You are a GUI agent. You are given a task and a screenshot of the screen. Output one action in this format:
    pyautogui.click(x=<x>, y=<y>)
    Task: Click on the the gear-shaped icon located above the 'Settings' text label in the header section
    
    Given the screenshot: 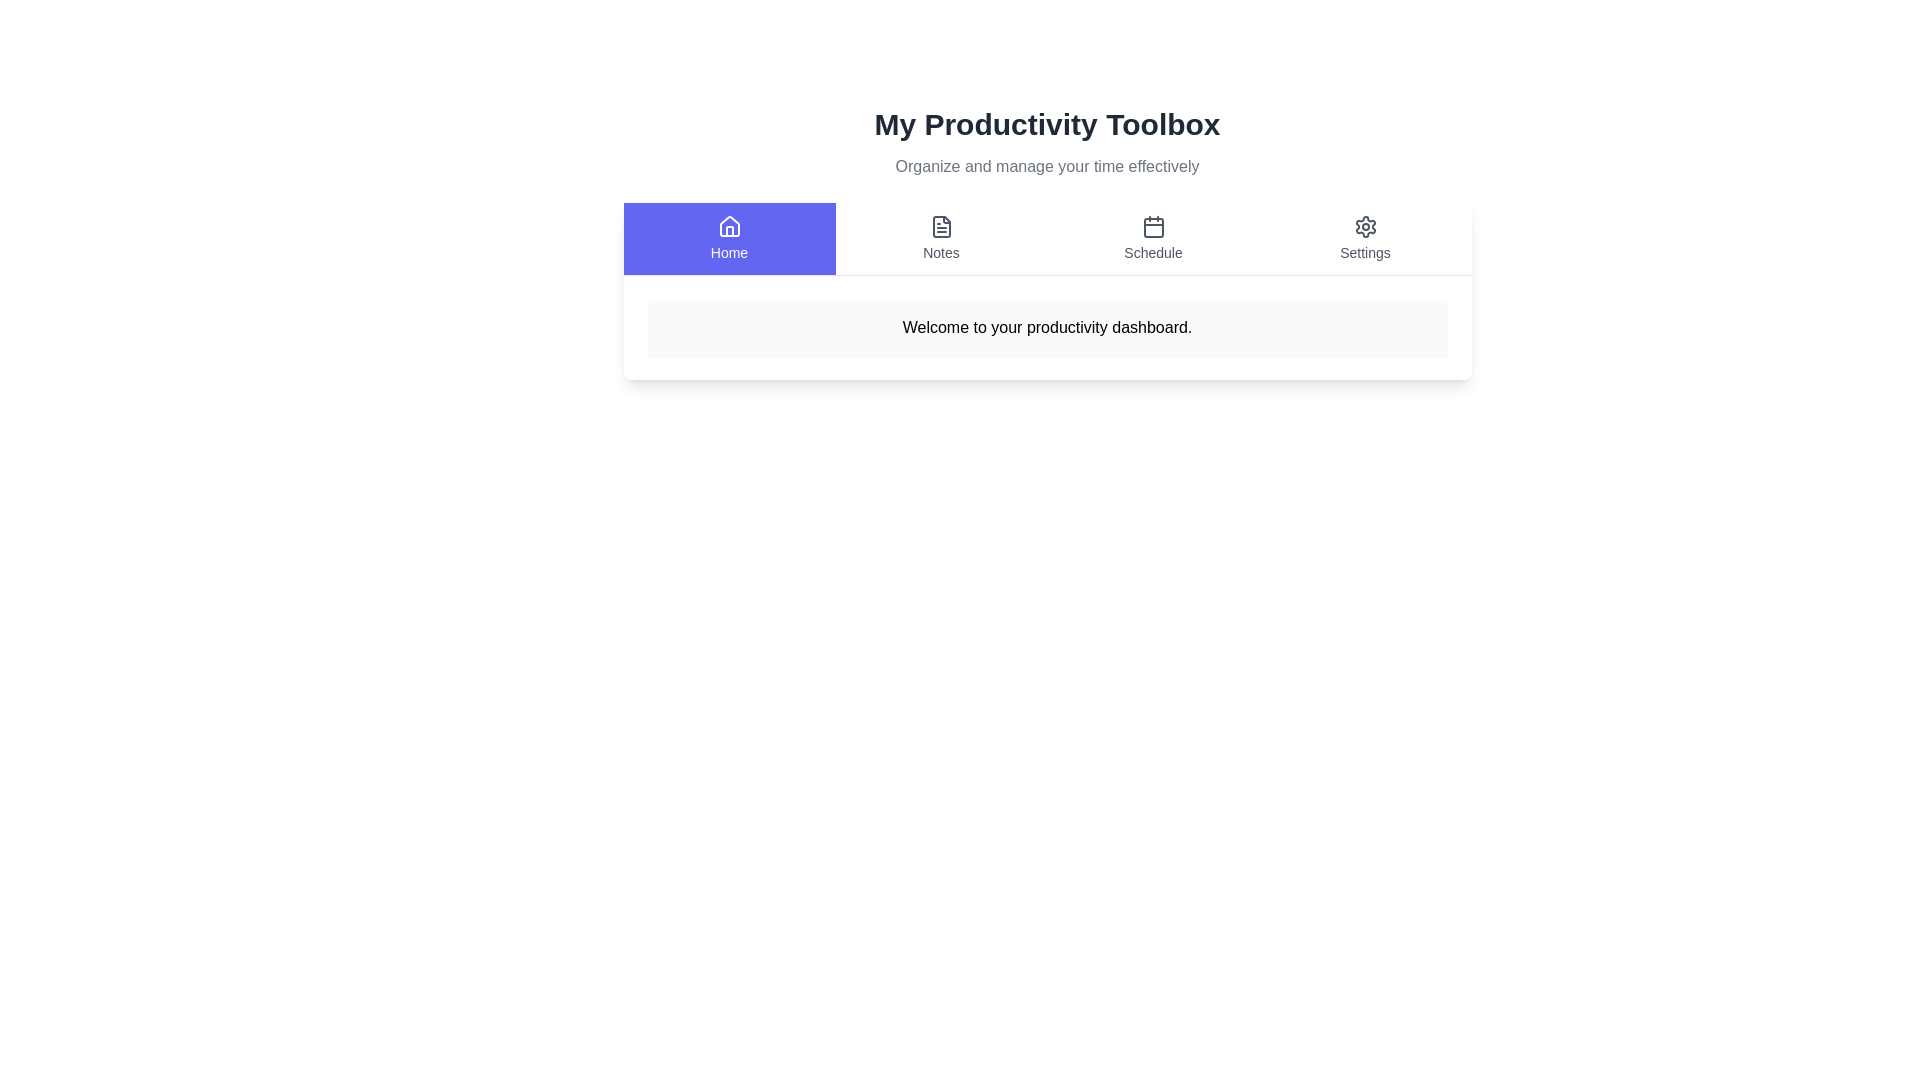 What is the action you would take?
    pyautogui.click(x=1364, y=226)
    